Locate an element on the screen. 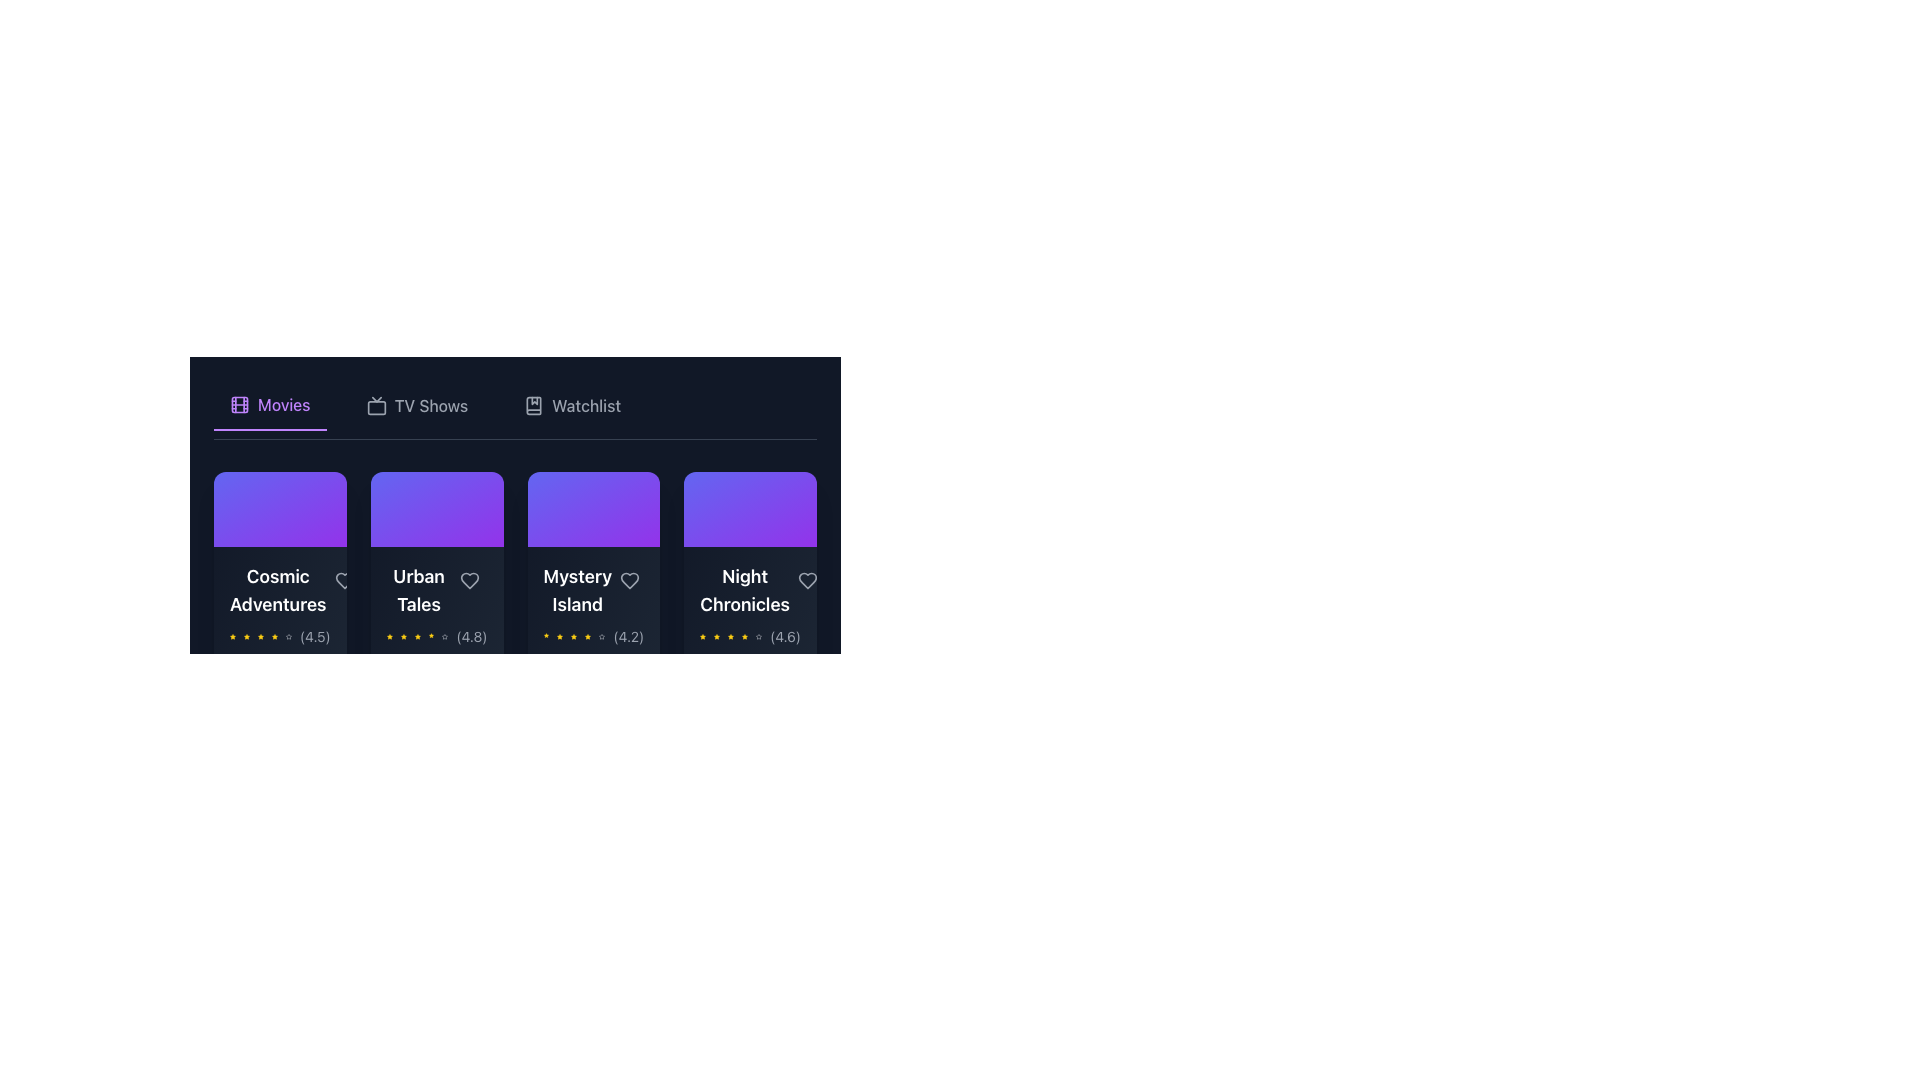  the decorative background of the first card in the Movies section, which features a gradient from indigo to purple is located at coordinates (279, 508).